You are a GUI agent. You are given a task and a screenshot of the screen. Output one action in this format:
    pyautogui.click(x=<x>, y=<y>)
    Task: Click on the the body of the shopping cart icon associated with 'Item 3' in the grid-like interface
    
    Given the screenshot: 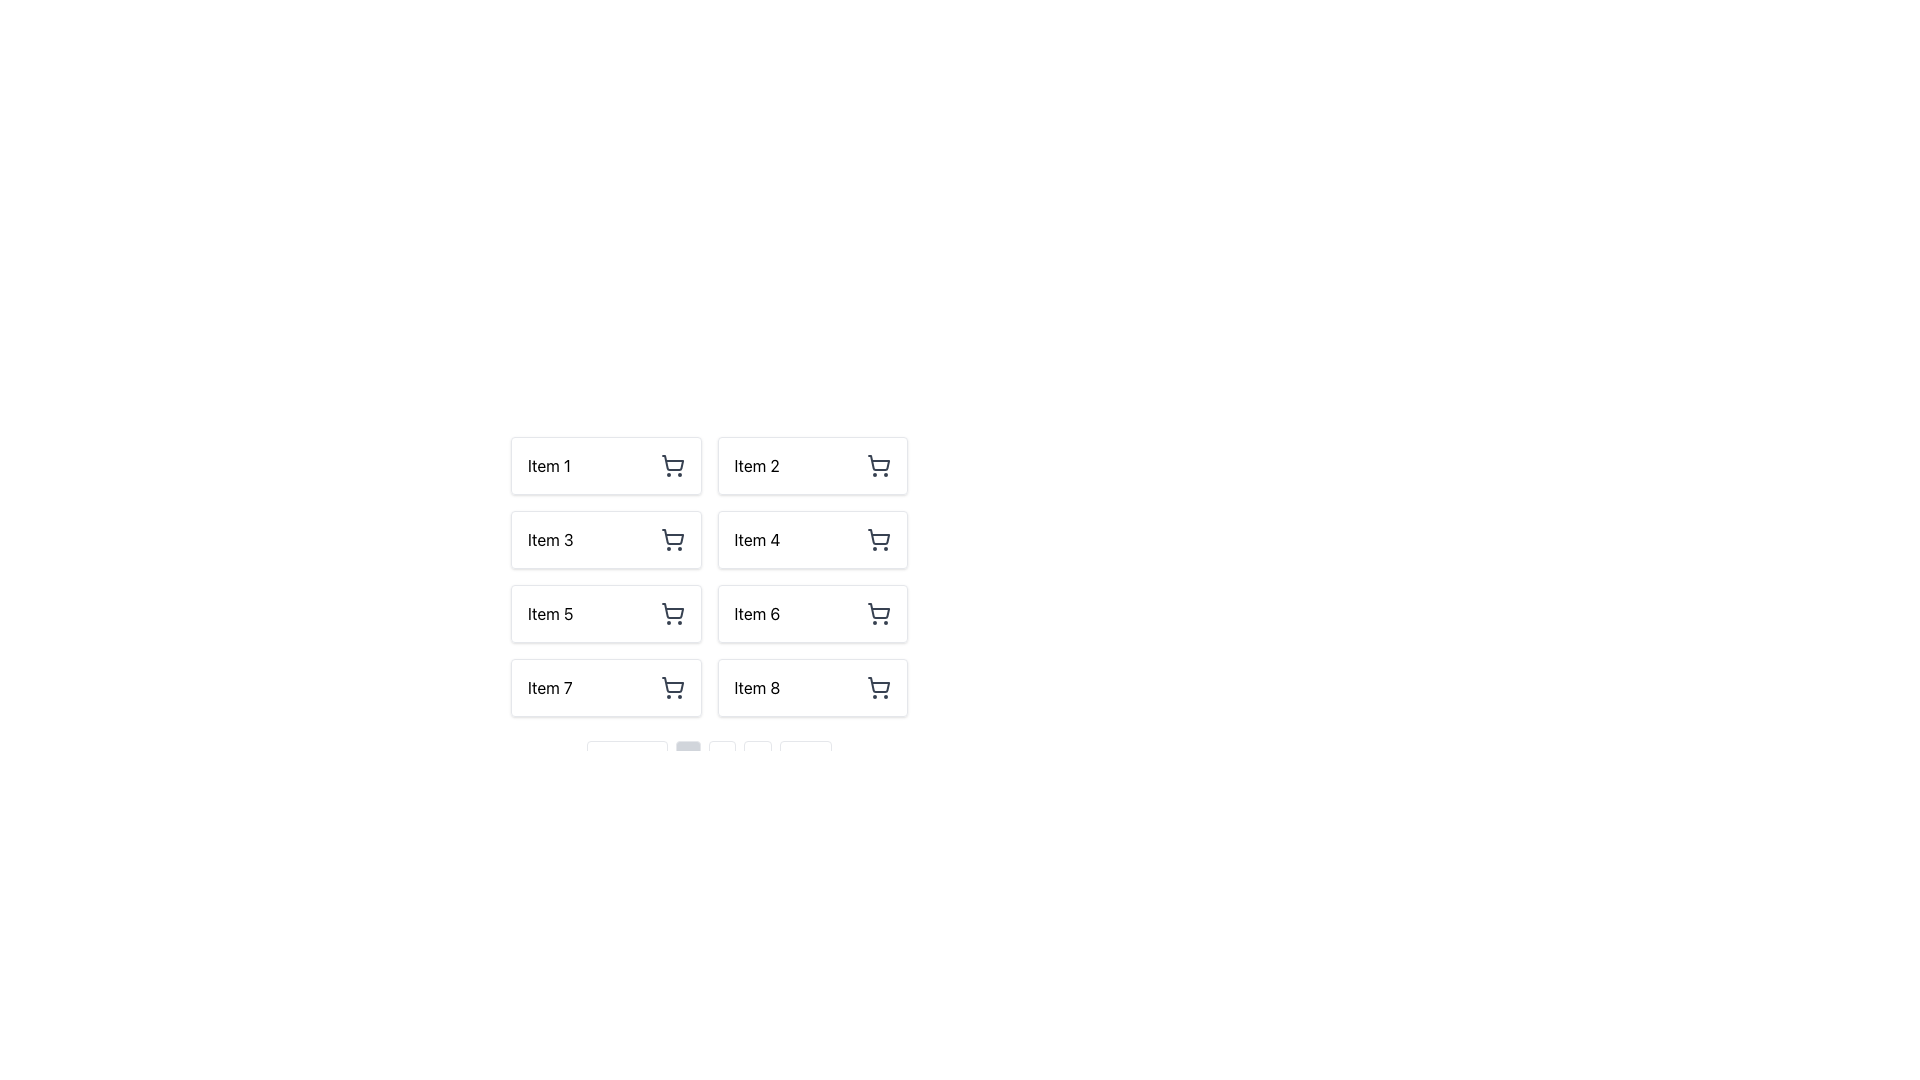 What is the action you would take?
    pyautogui.click(x=672, y=536)
    